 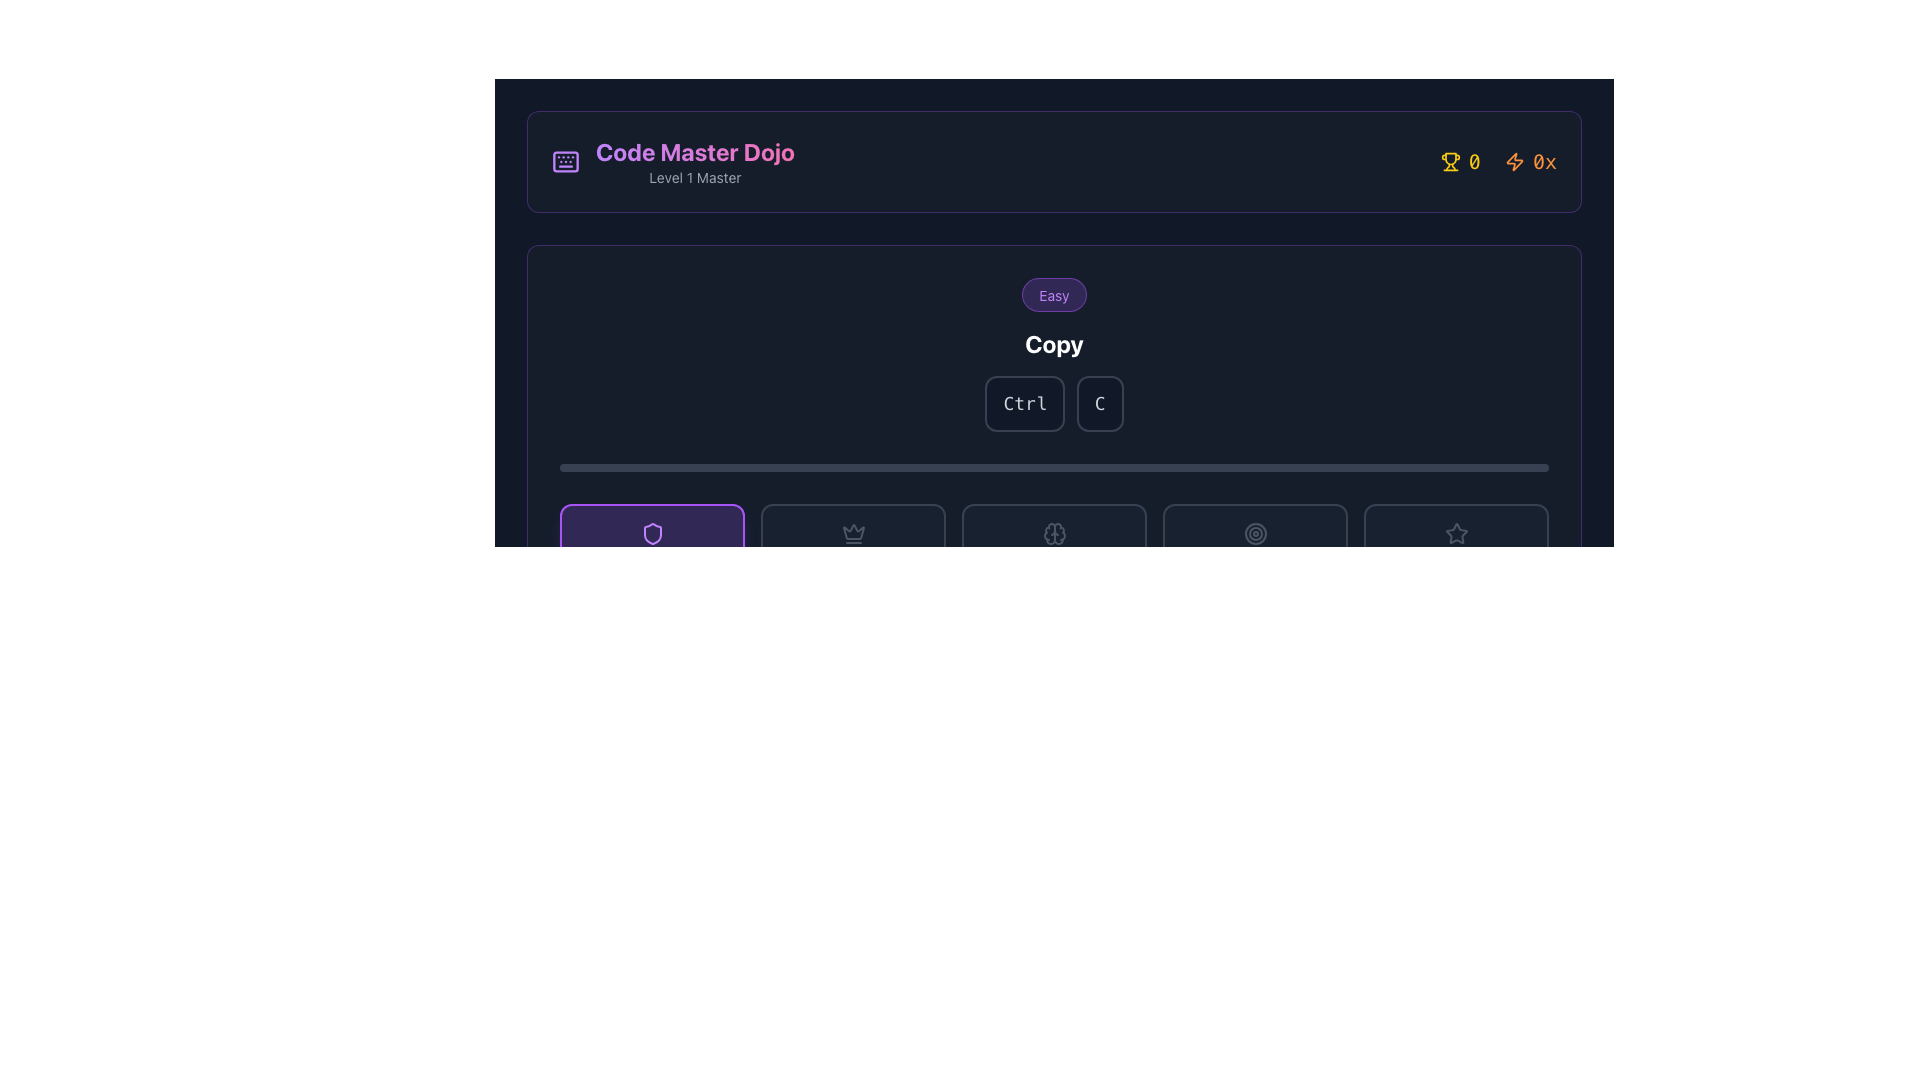 I want to click on the first button representing the 'Ctrl' key, located to the left of the 'C' button, so click(x=1025, y=404).